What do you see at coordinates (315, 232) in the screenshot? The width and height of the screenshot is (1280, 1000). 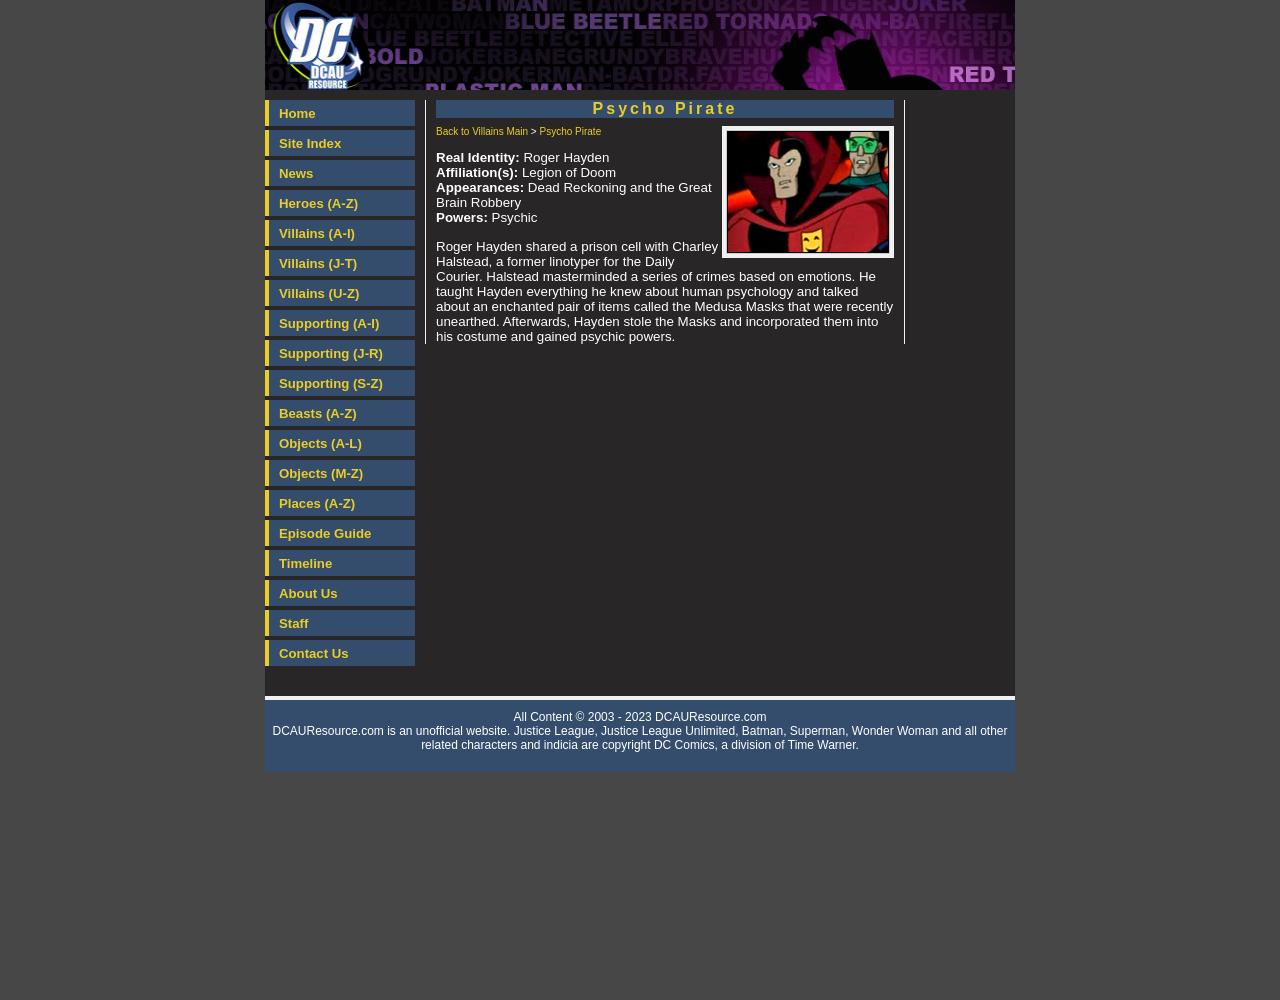 I see `'Villains (A-I)'` at bounding box center [315, 232].